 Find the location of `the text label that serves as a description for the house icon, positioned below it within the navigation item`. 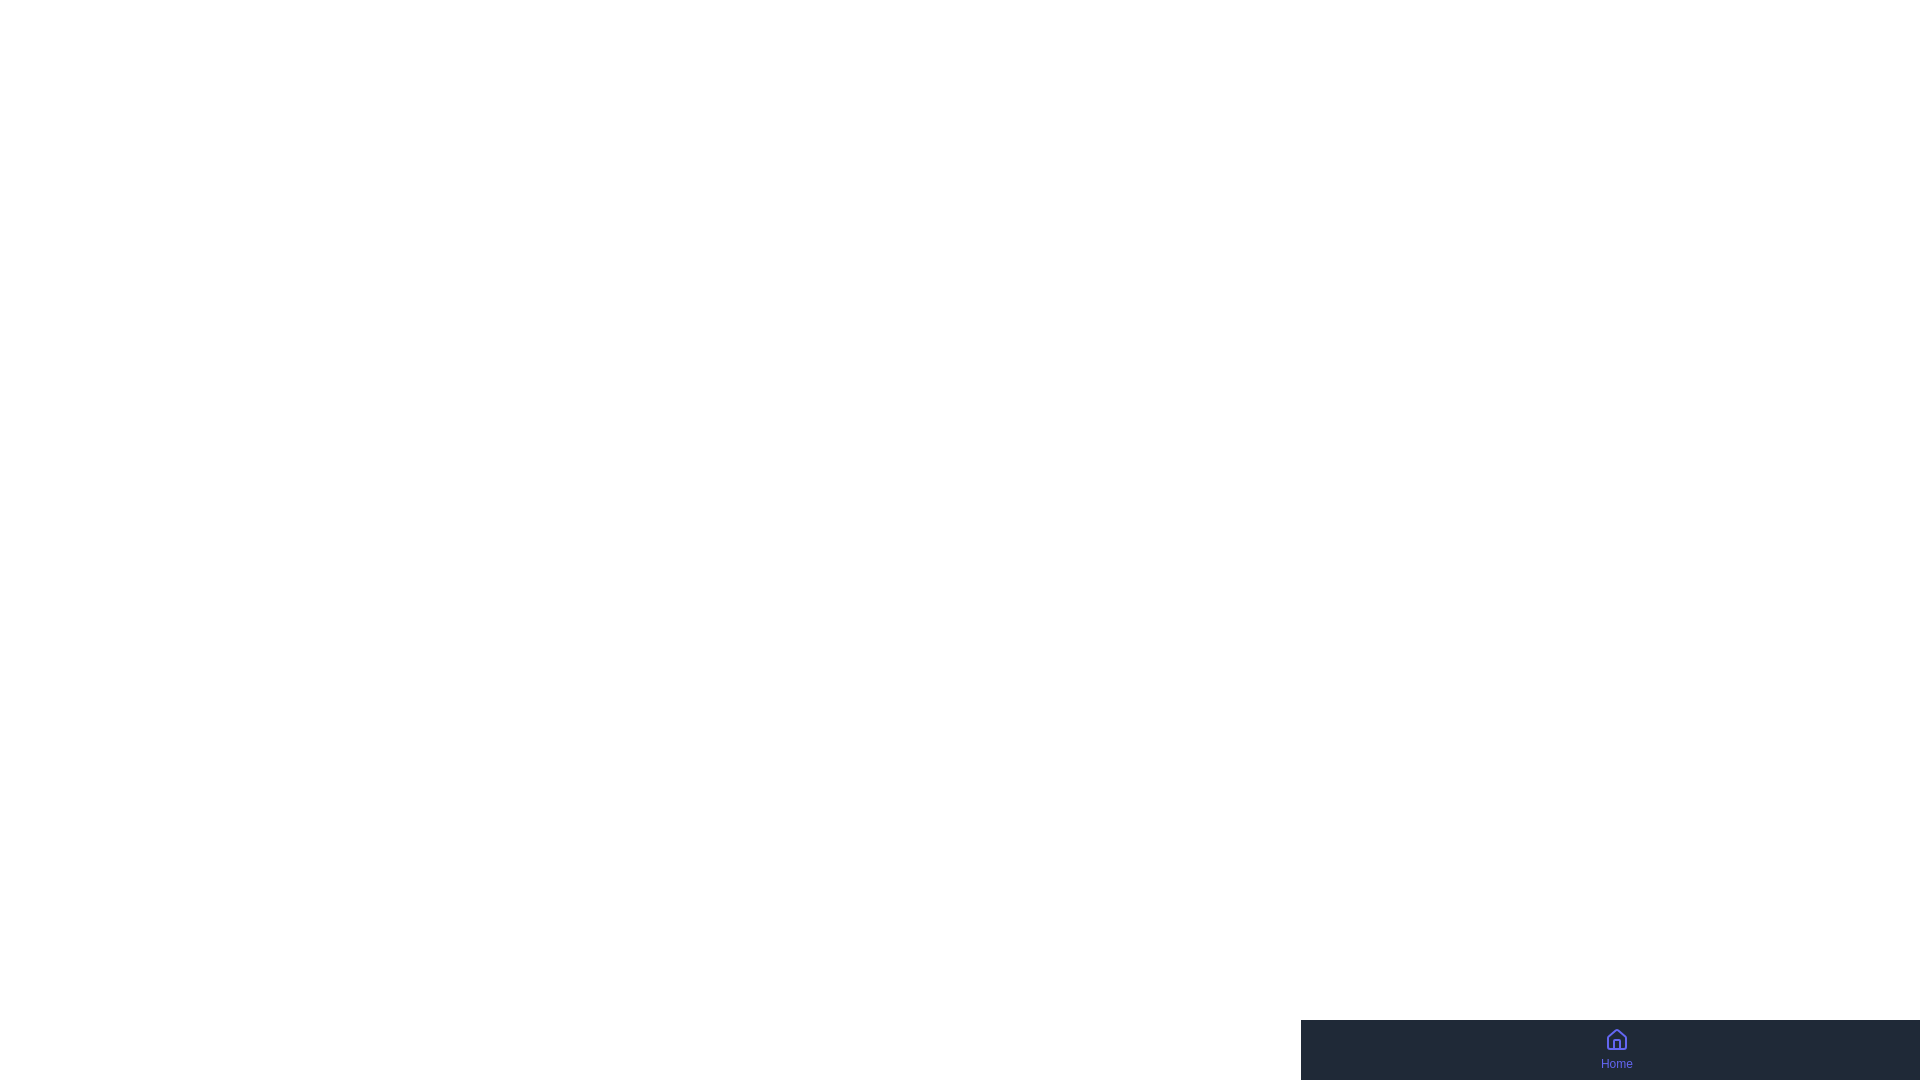

the text label that serves as a description for the house icon, positioned below it within the navigation item is located at coordinates (1616, 1063).